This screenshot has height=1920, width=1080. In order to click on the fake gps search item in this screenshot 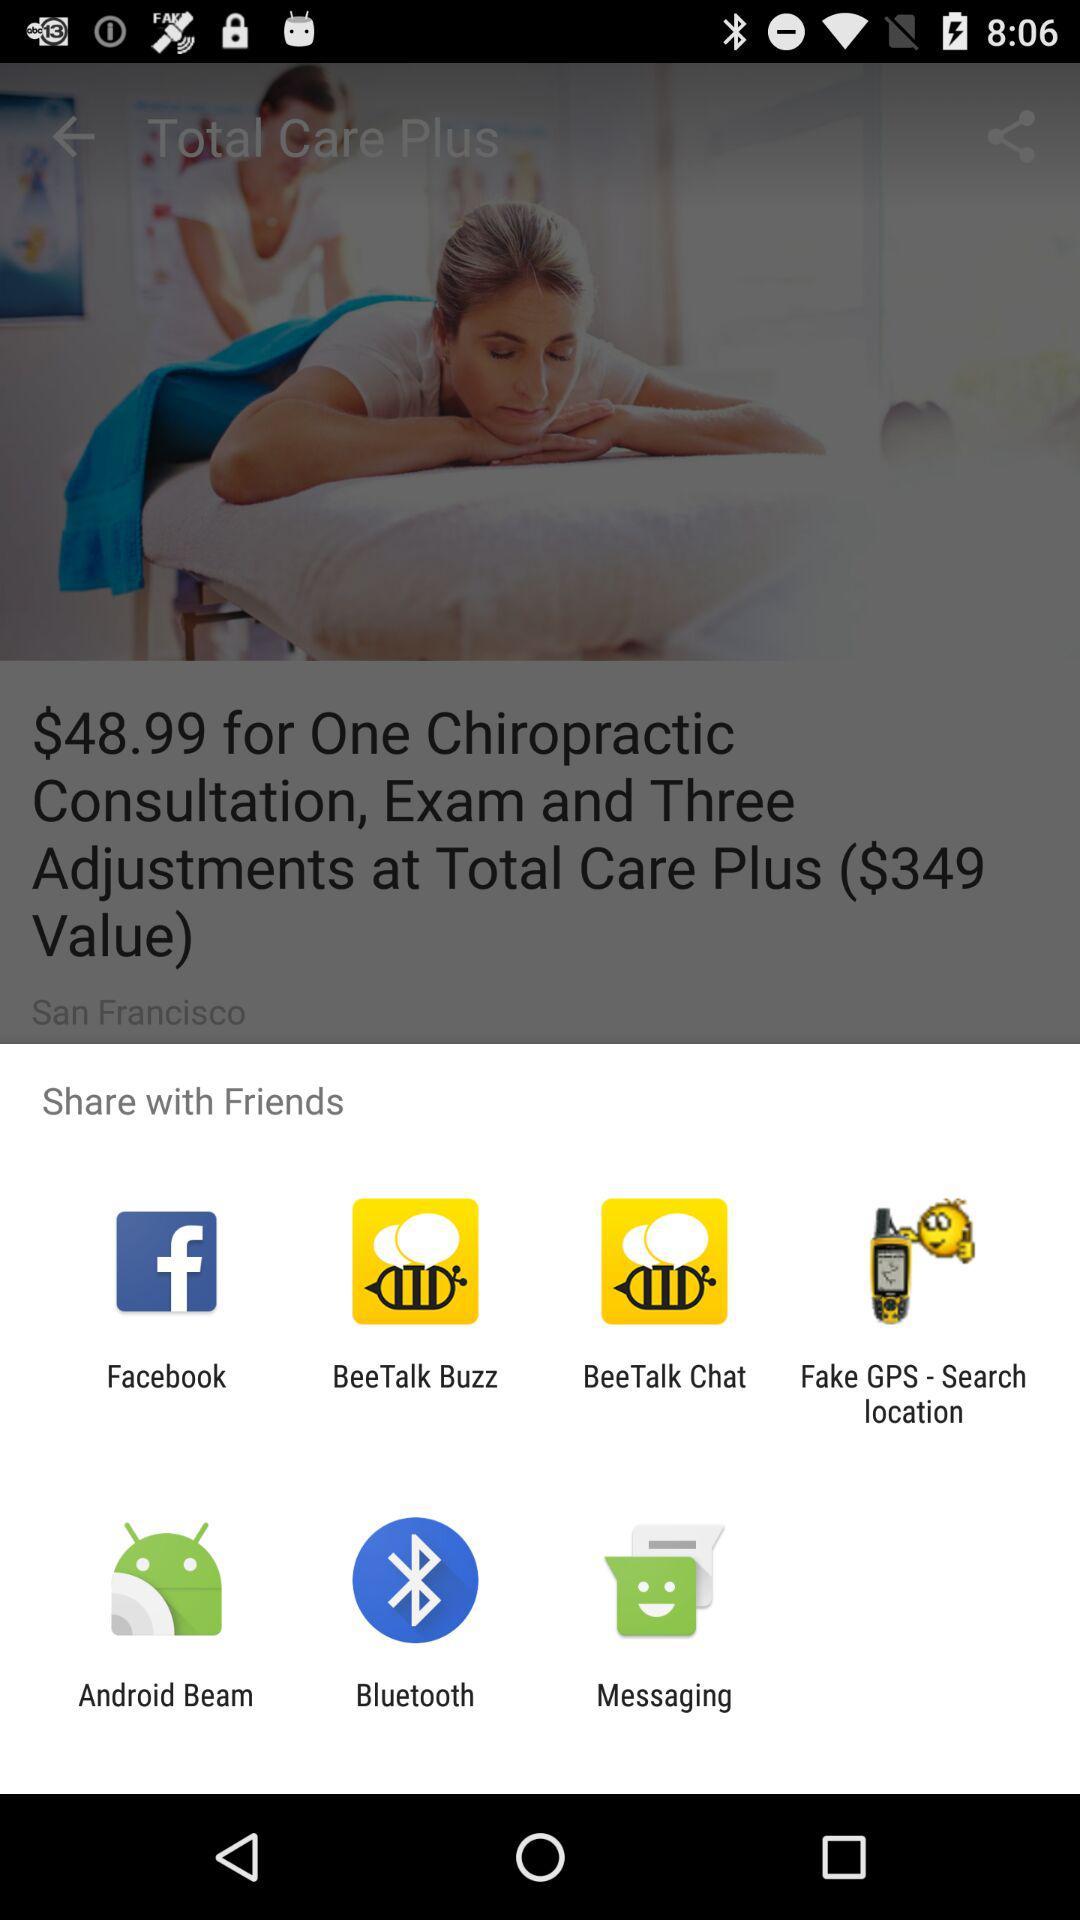, I will do `click(913, 1392)`.